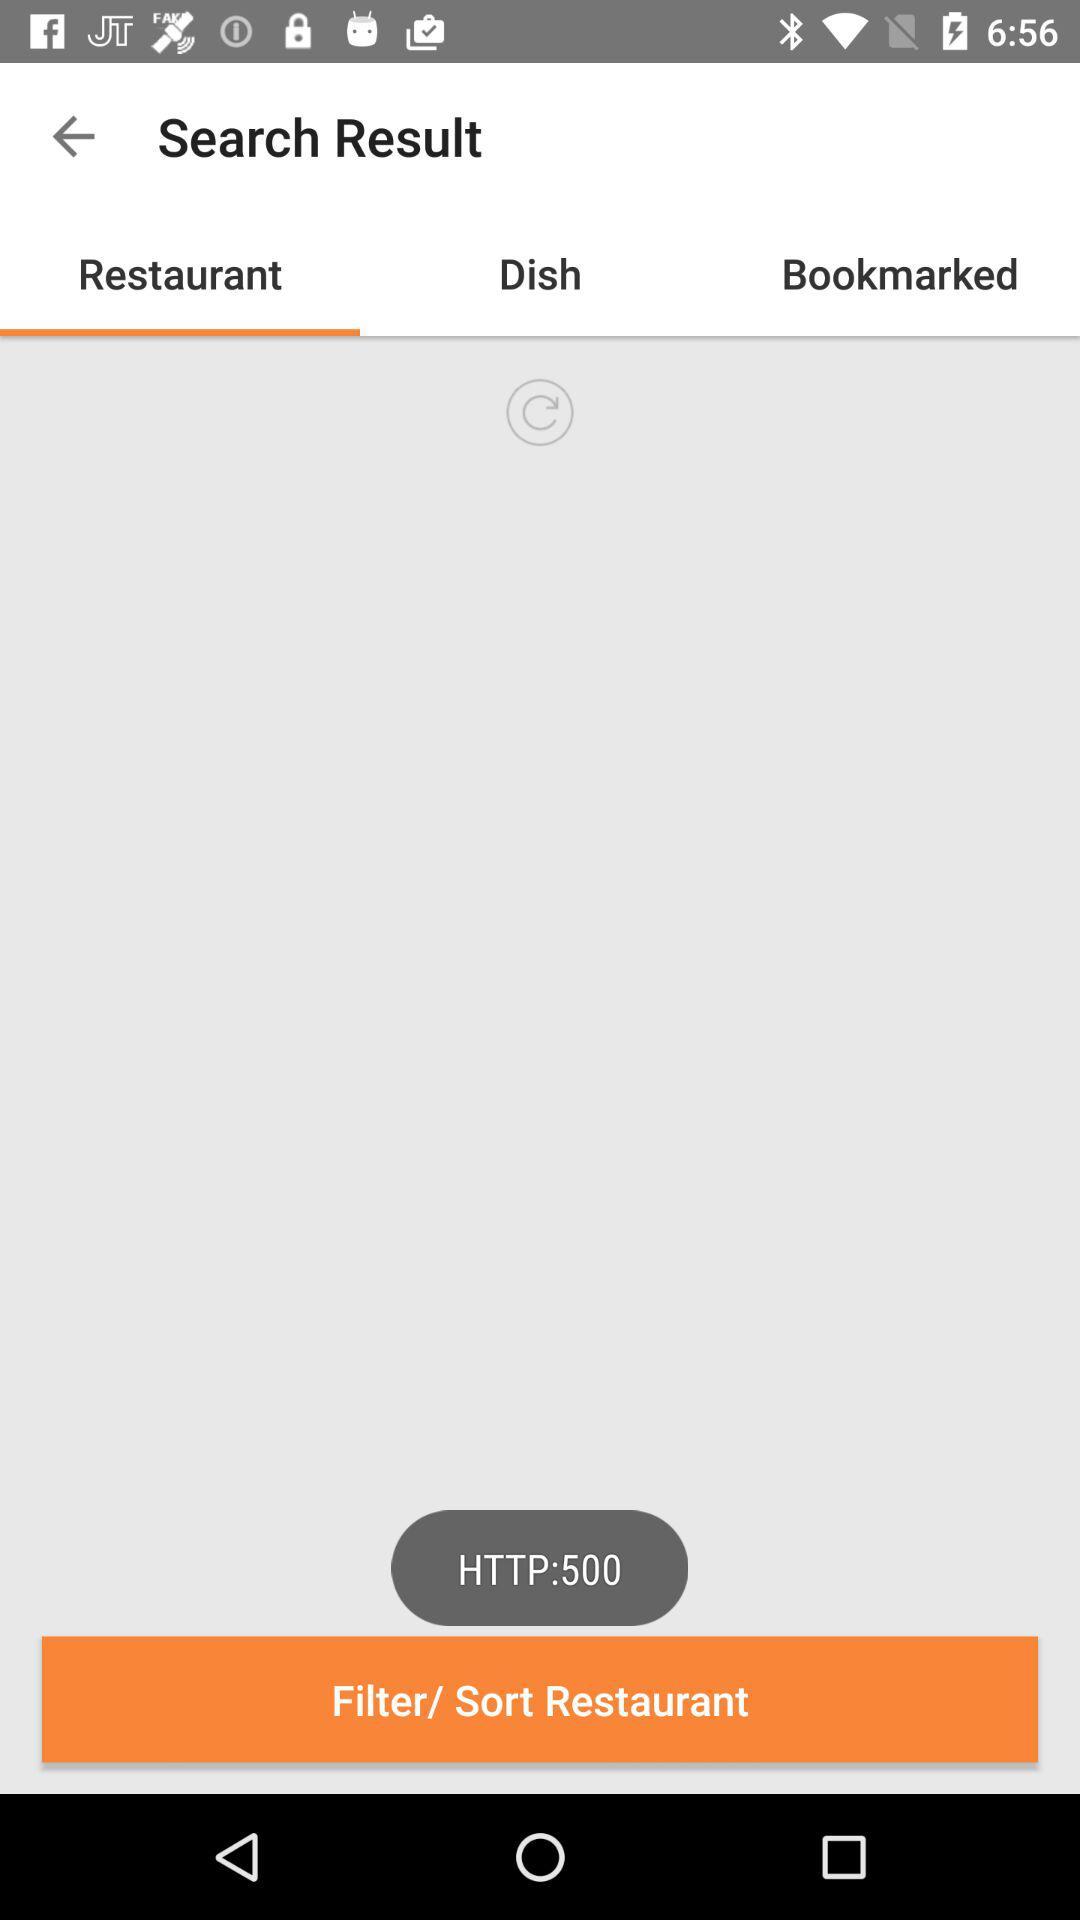 The height and width of the screenshot is (1920, 1080). Describe the element at coordinates (540, 411) in the screenshot. I see `refresh` at that location.